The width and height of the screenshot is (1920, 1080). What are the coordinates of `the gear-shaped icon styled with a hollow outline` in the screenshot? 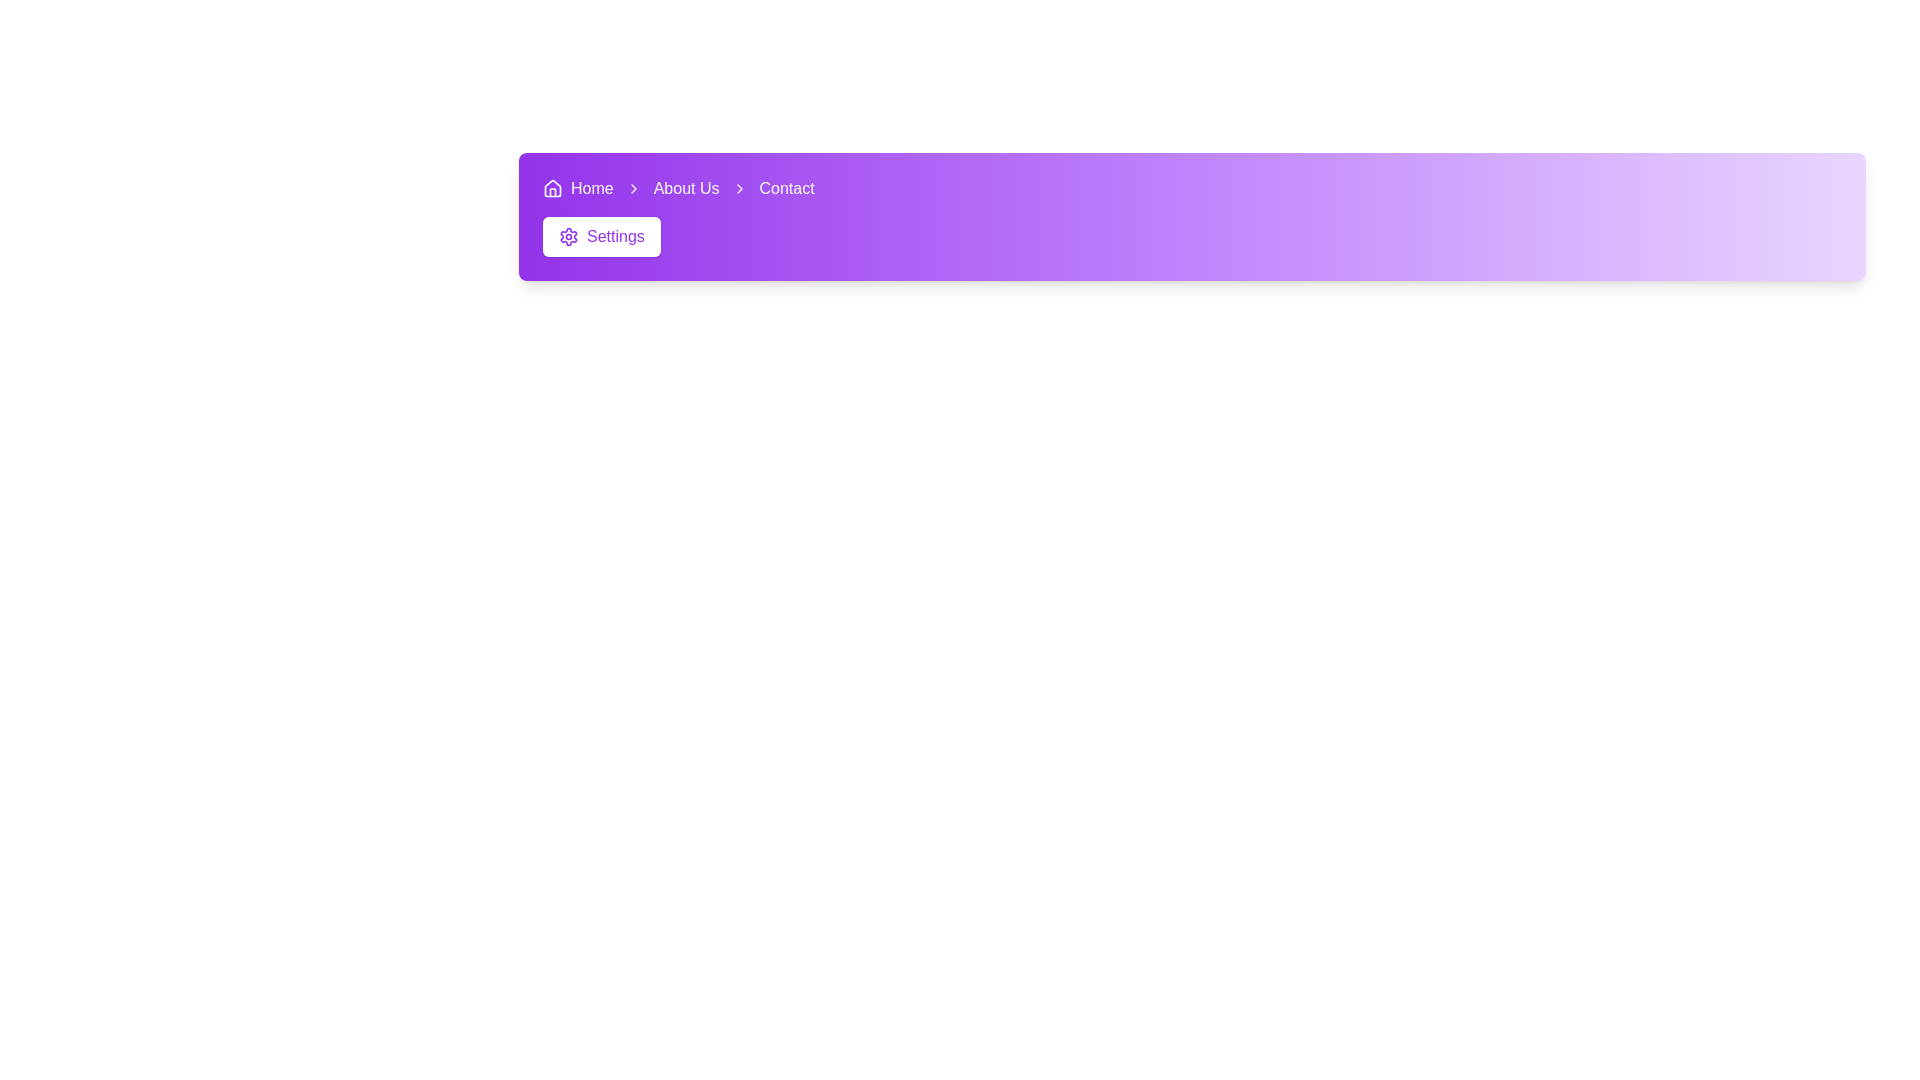 It's located at (568, 235).